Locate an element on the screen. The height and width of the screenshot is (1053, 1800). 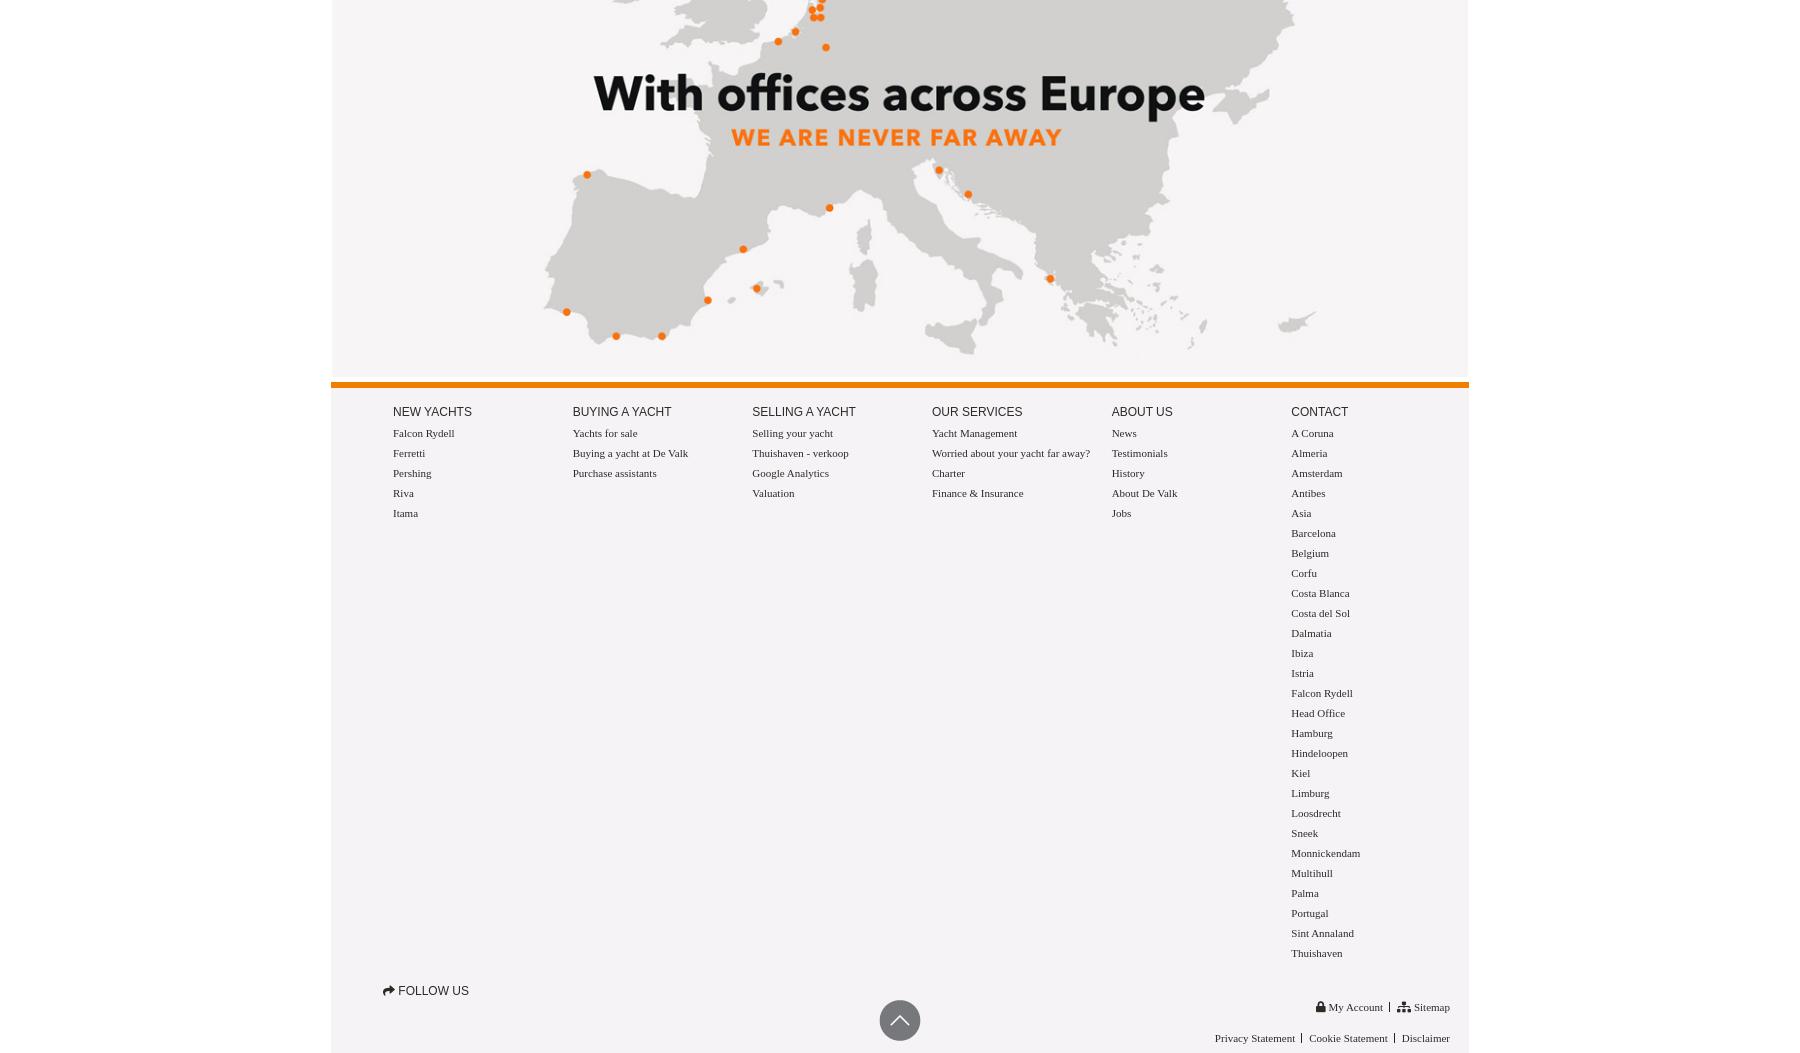
'Sneek' is located at coordinates (1304, 832).